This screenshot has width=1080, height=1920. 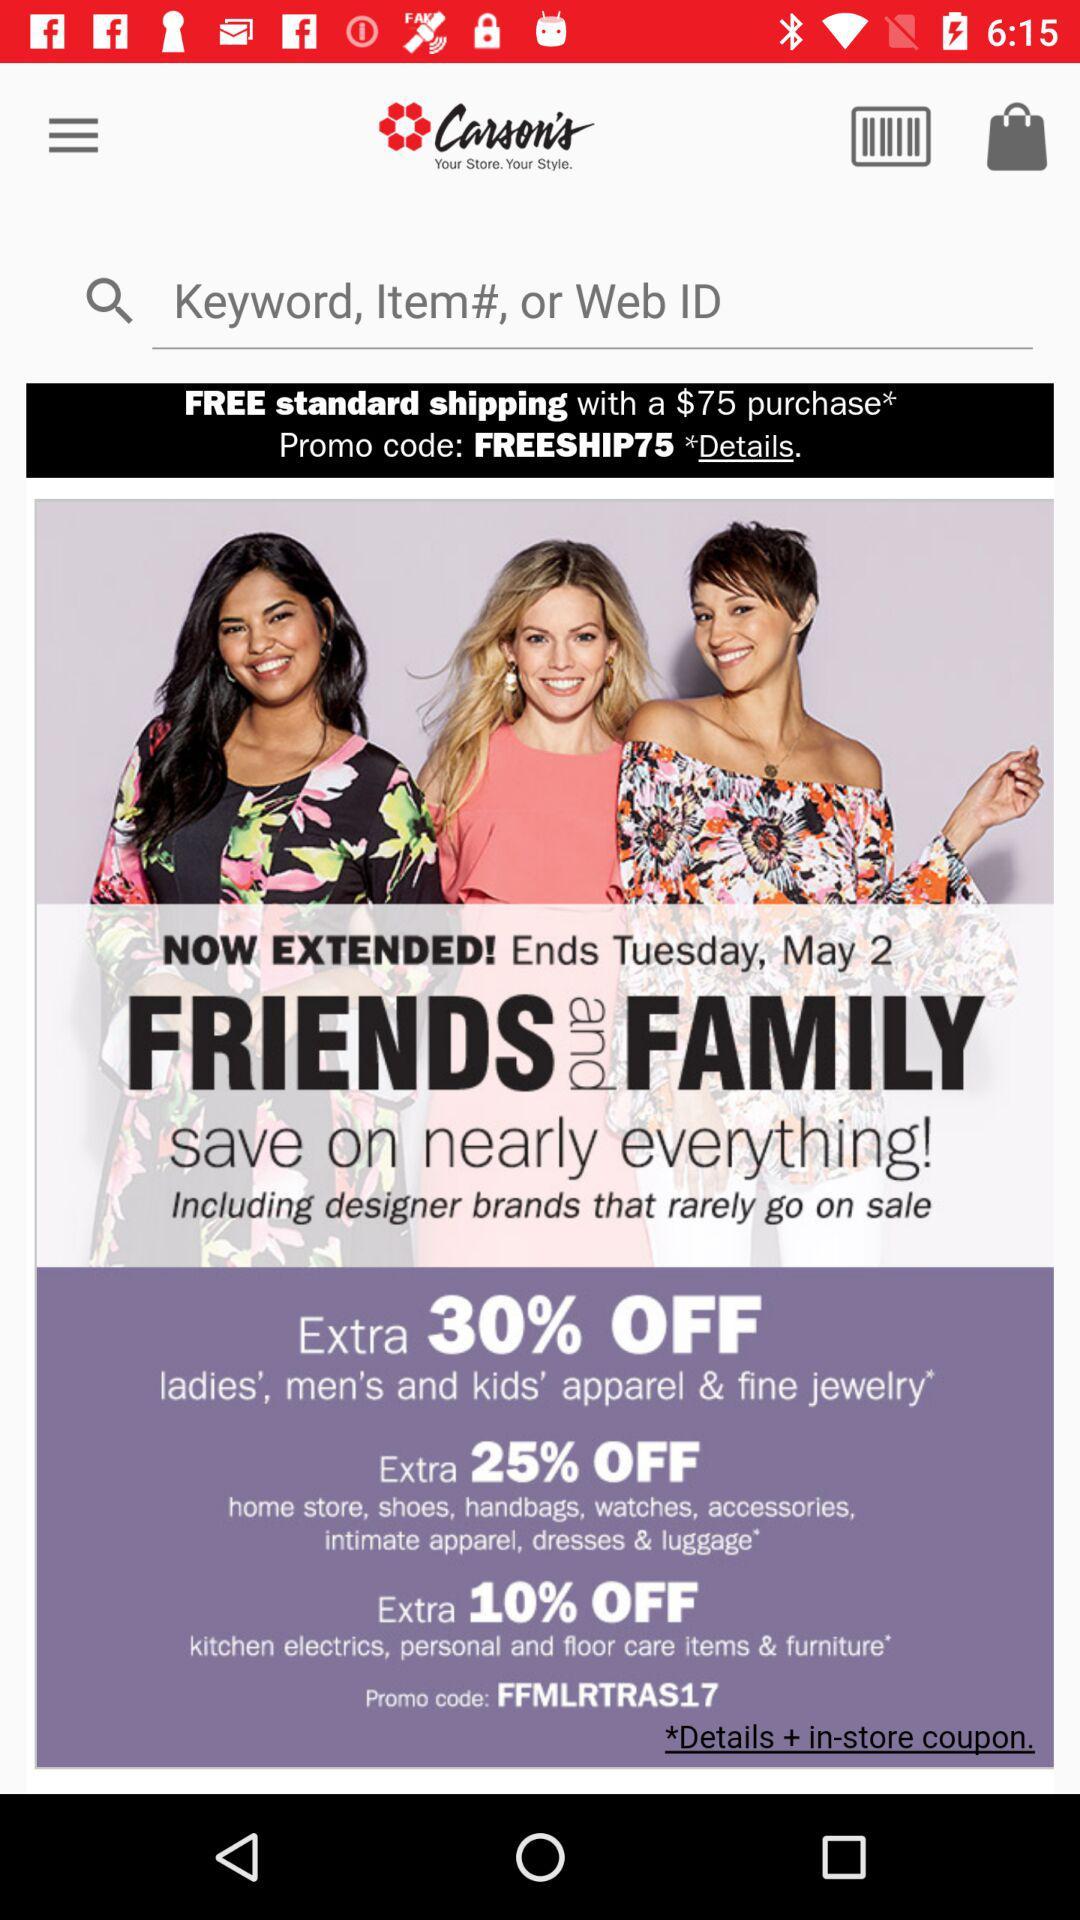 I want to click on go back, so click(x=487, y=135).